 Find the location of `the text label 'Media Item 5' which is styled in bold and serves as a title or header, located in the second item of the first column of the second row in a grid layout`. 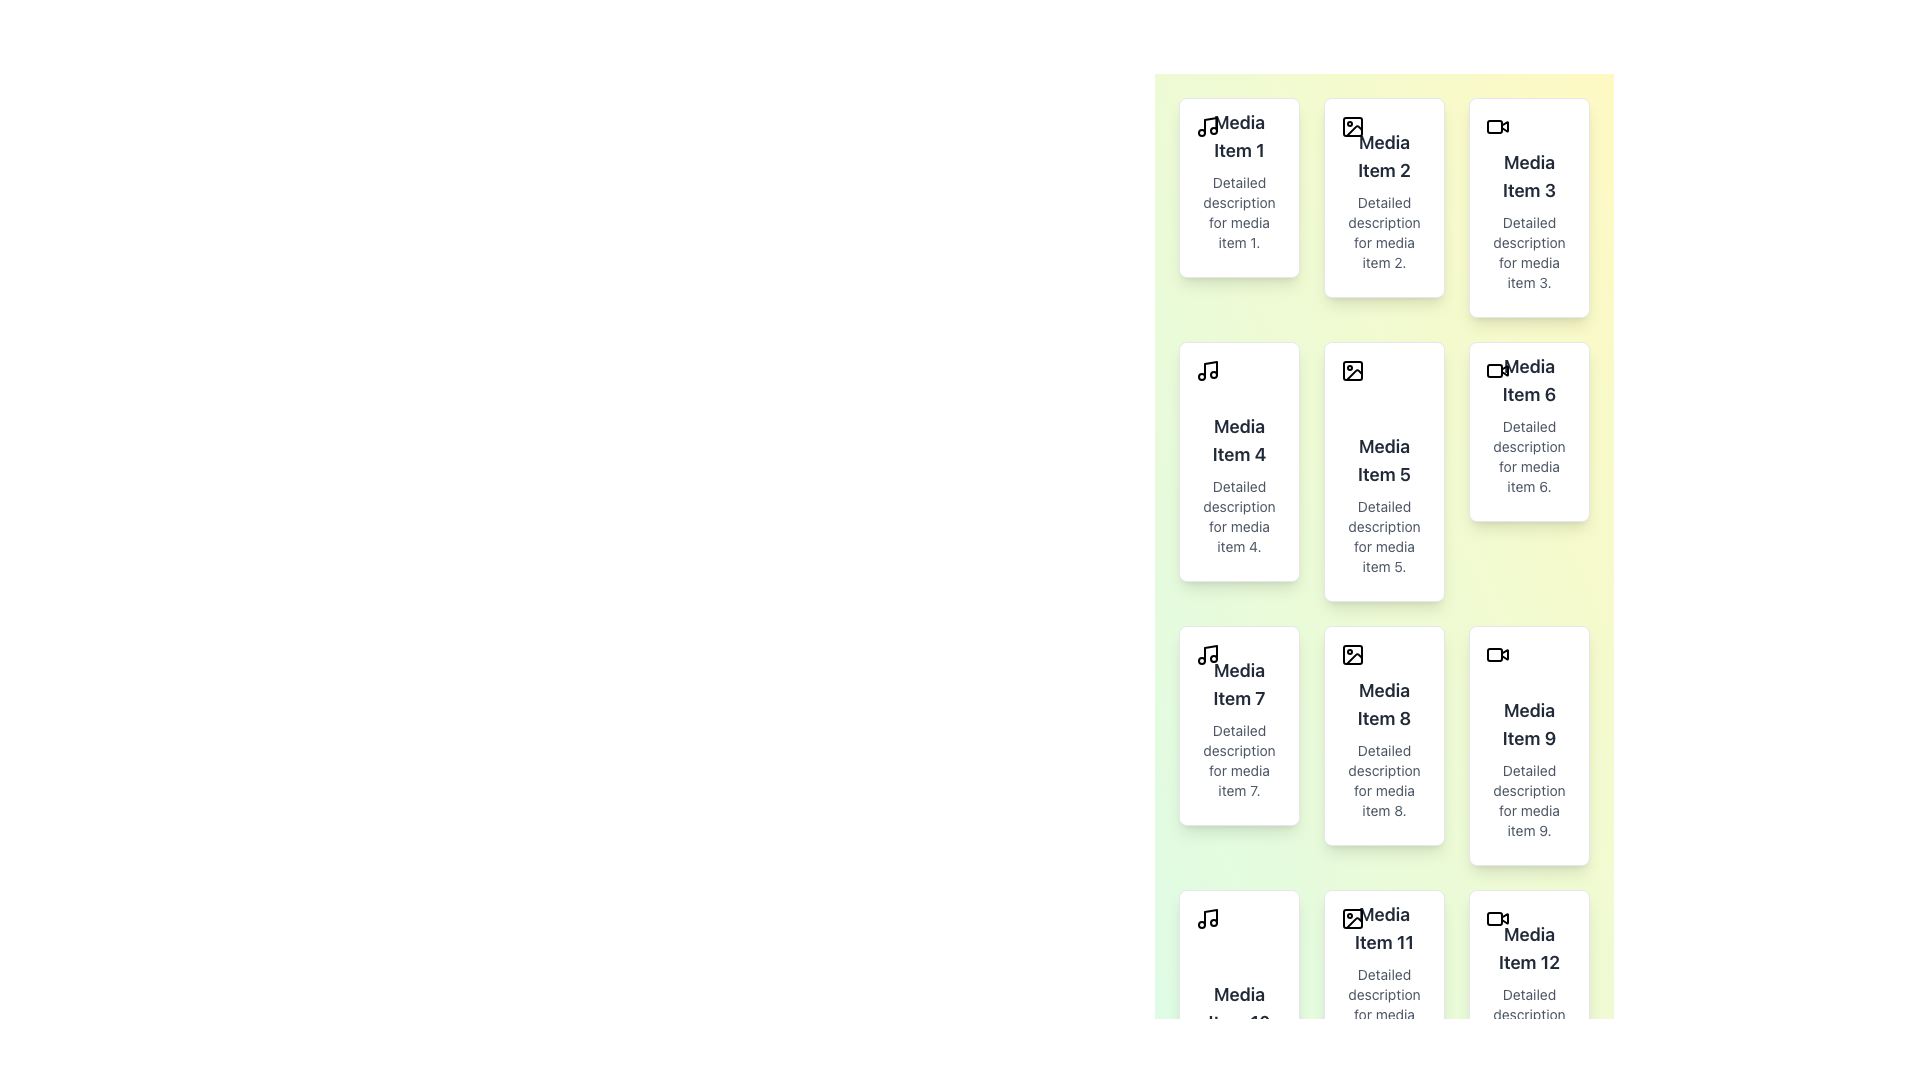

the text label 'Media Item 5' which is styled in bold and serves as a title or header, located in the second item of the first column of the second row in a grid layout is located at coordinates (1383, 461).